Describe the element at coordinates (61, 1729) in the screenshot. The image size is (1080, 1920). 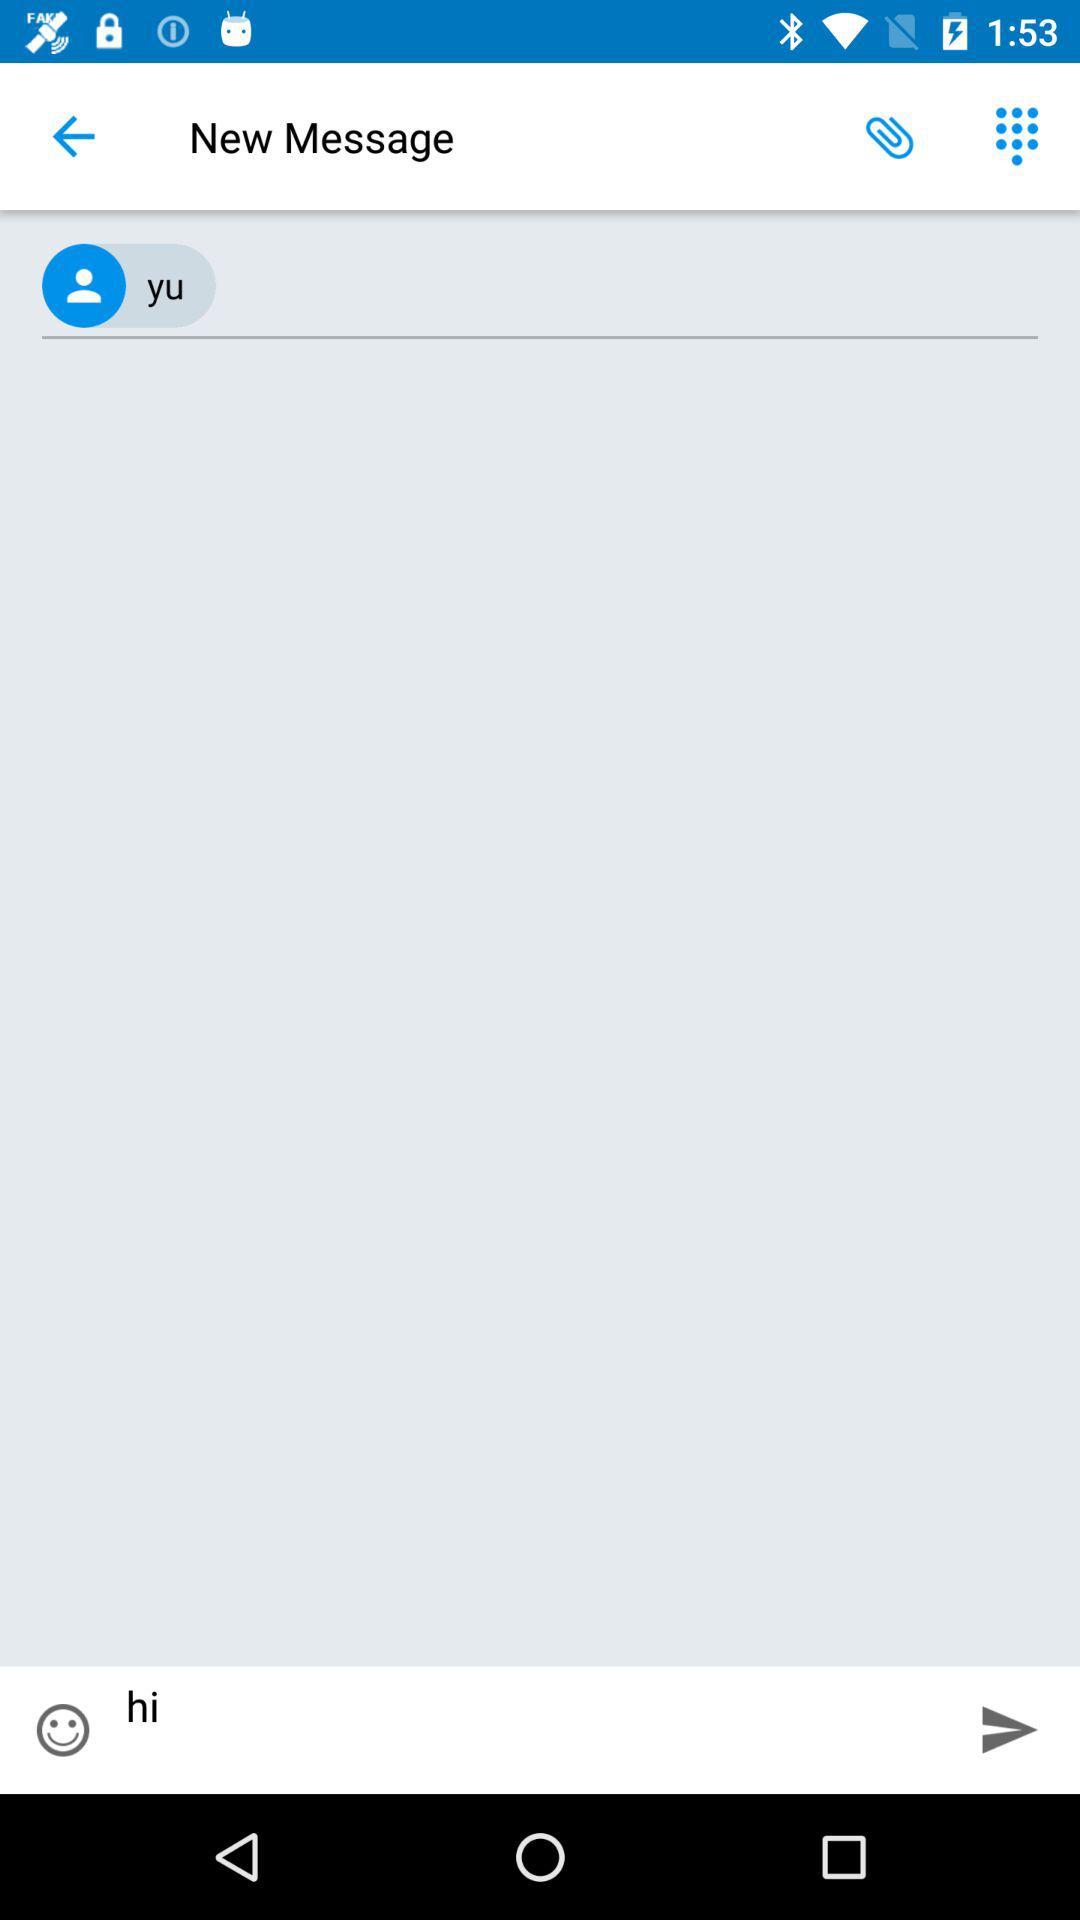
I see `choose emoji` at that location.